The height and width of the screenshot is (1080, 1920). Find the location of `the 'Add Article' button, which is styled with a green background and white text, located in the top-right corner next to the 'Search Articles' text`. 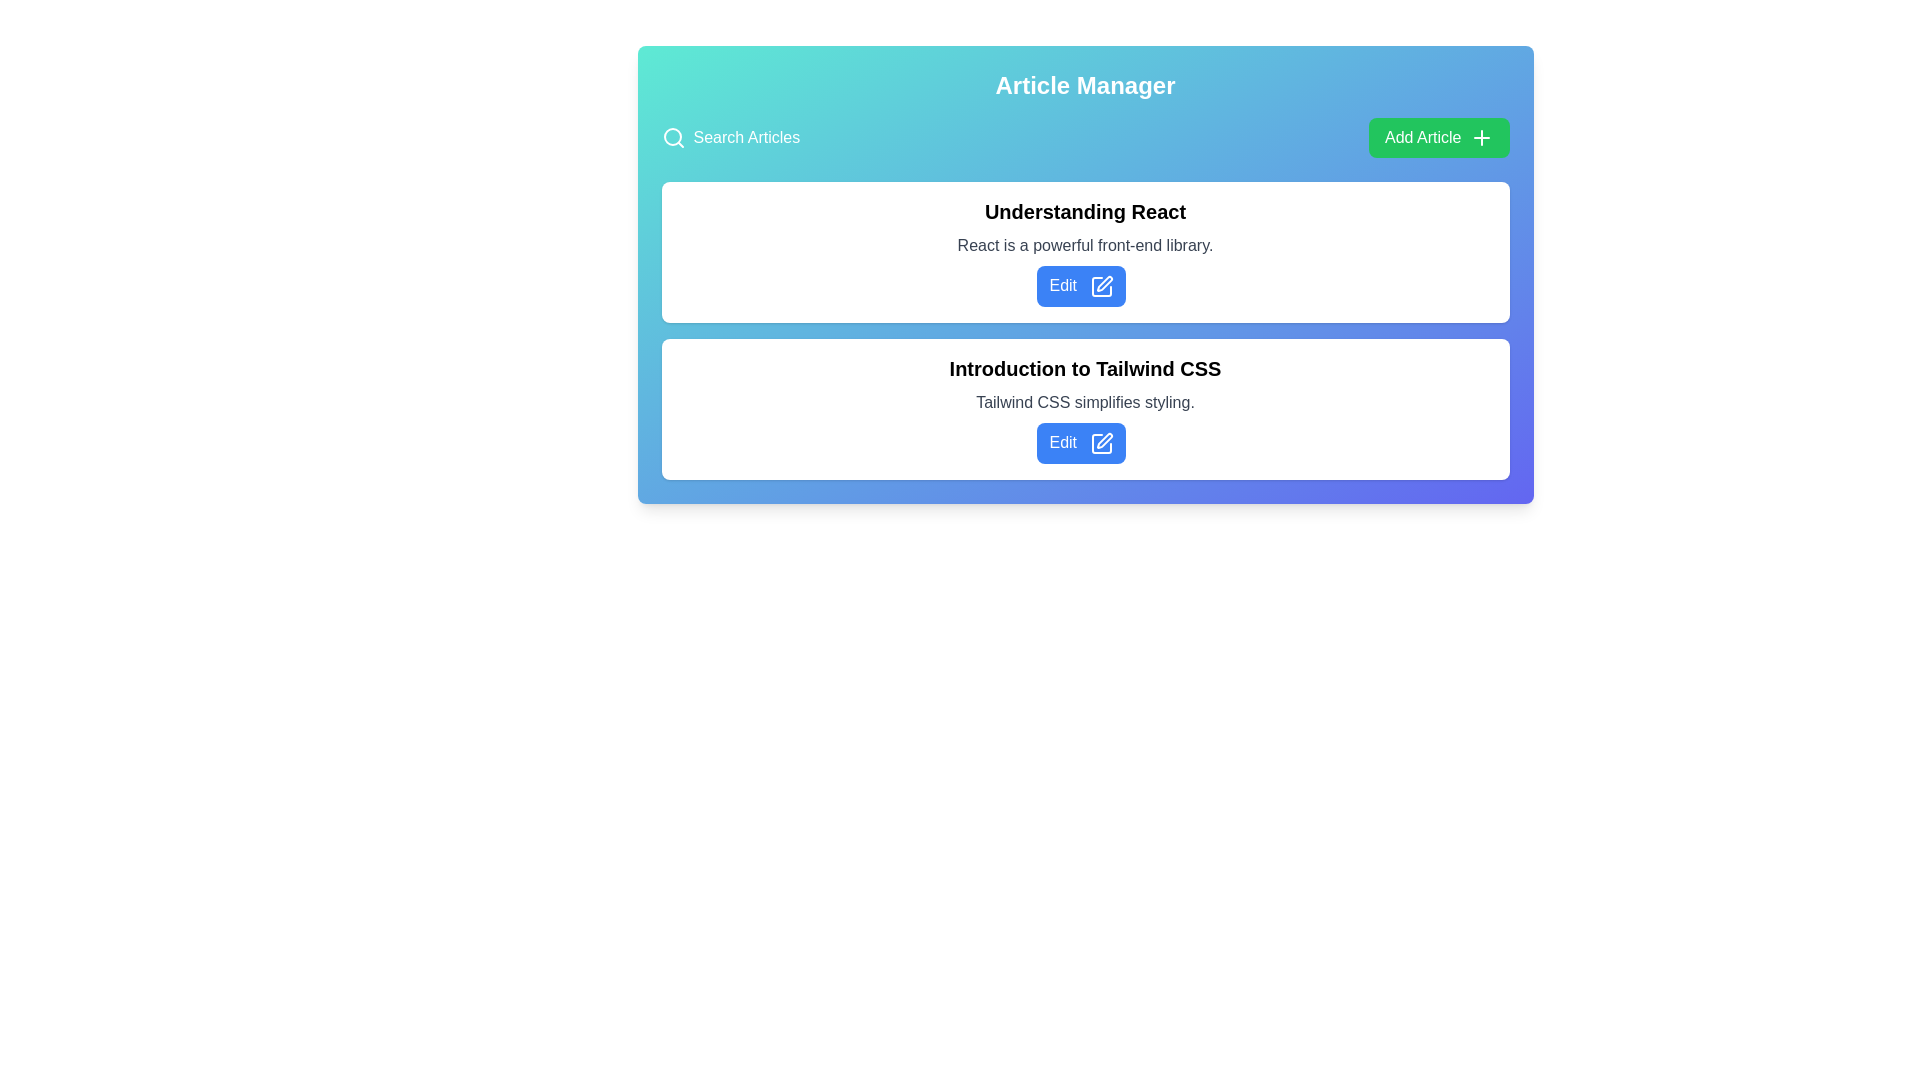

the 'Add Article' button, which is styled with a green background and white text, located in the top-right corner next to the 'Search Articles' text is located at coordinates (1438, 137).